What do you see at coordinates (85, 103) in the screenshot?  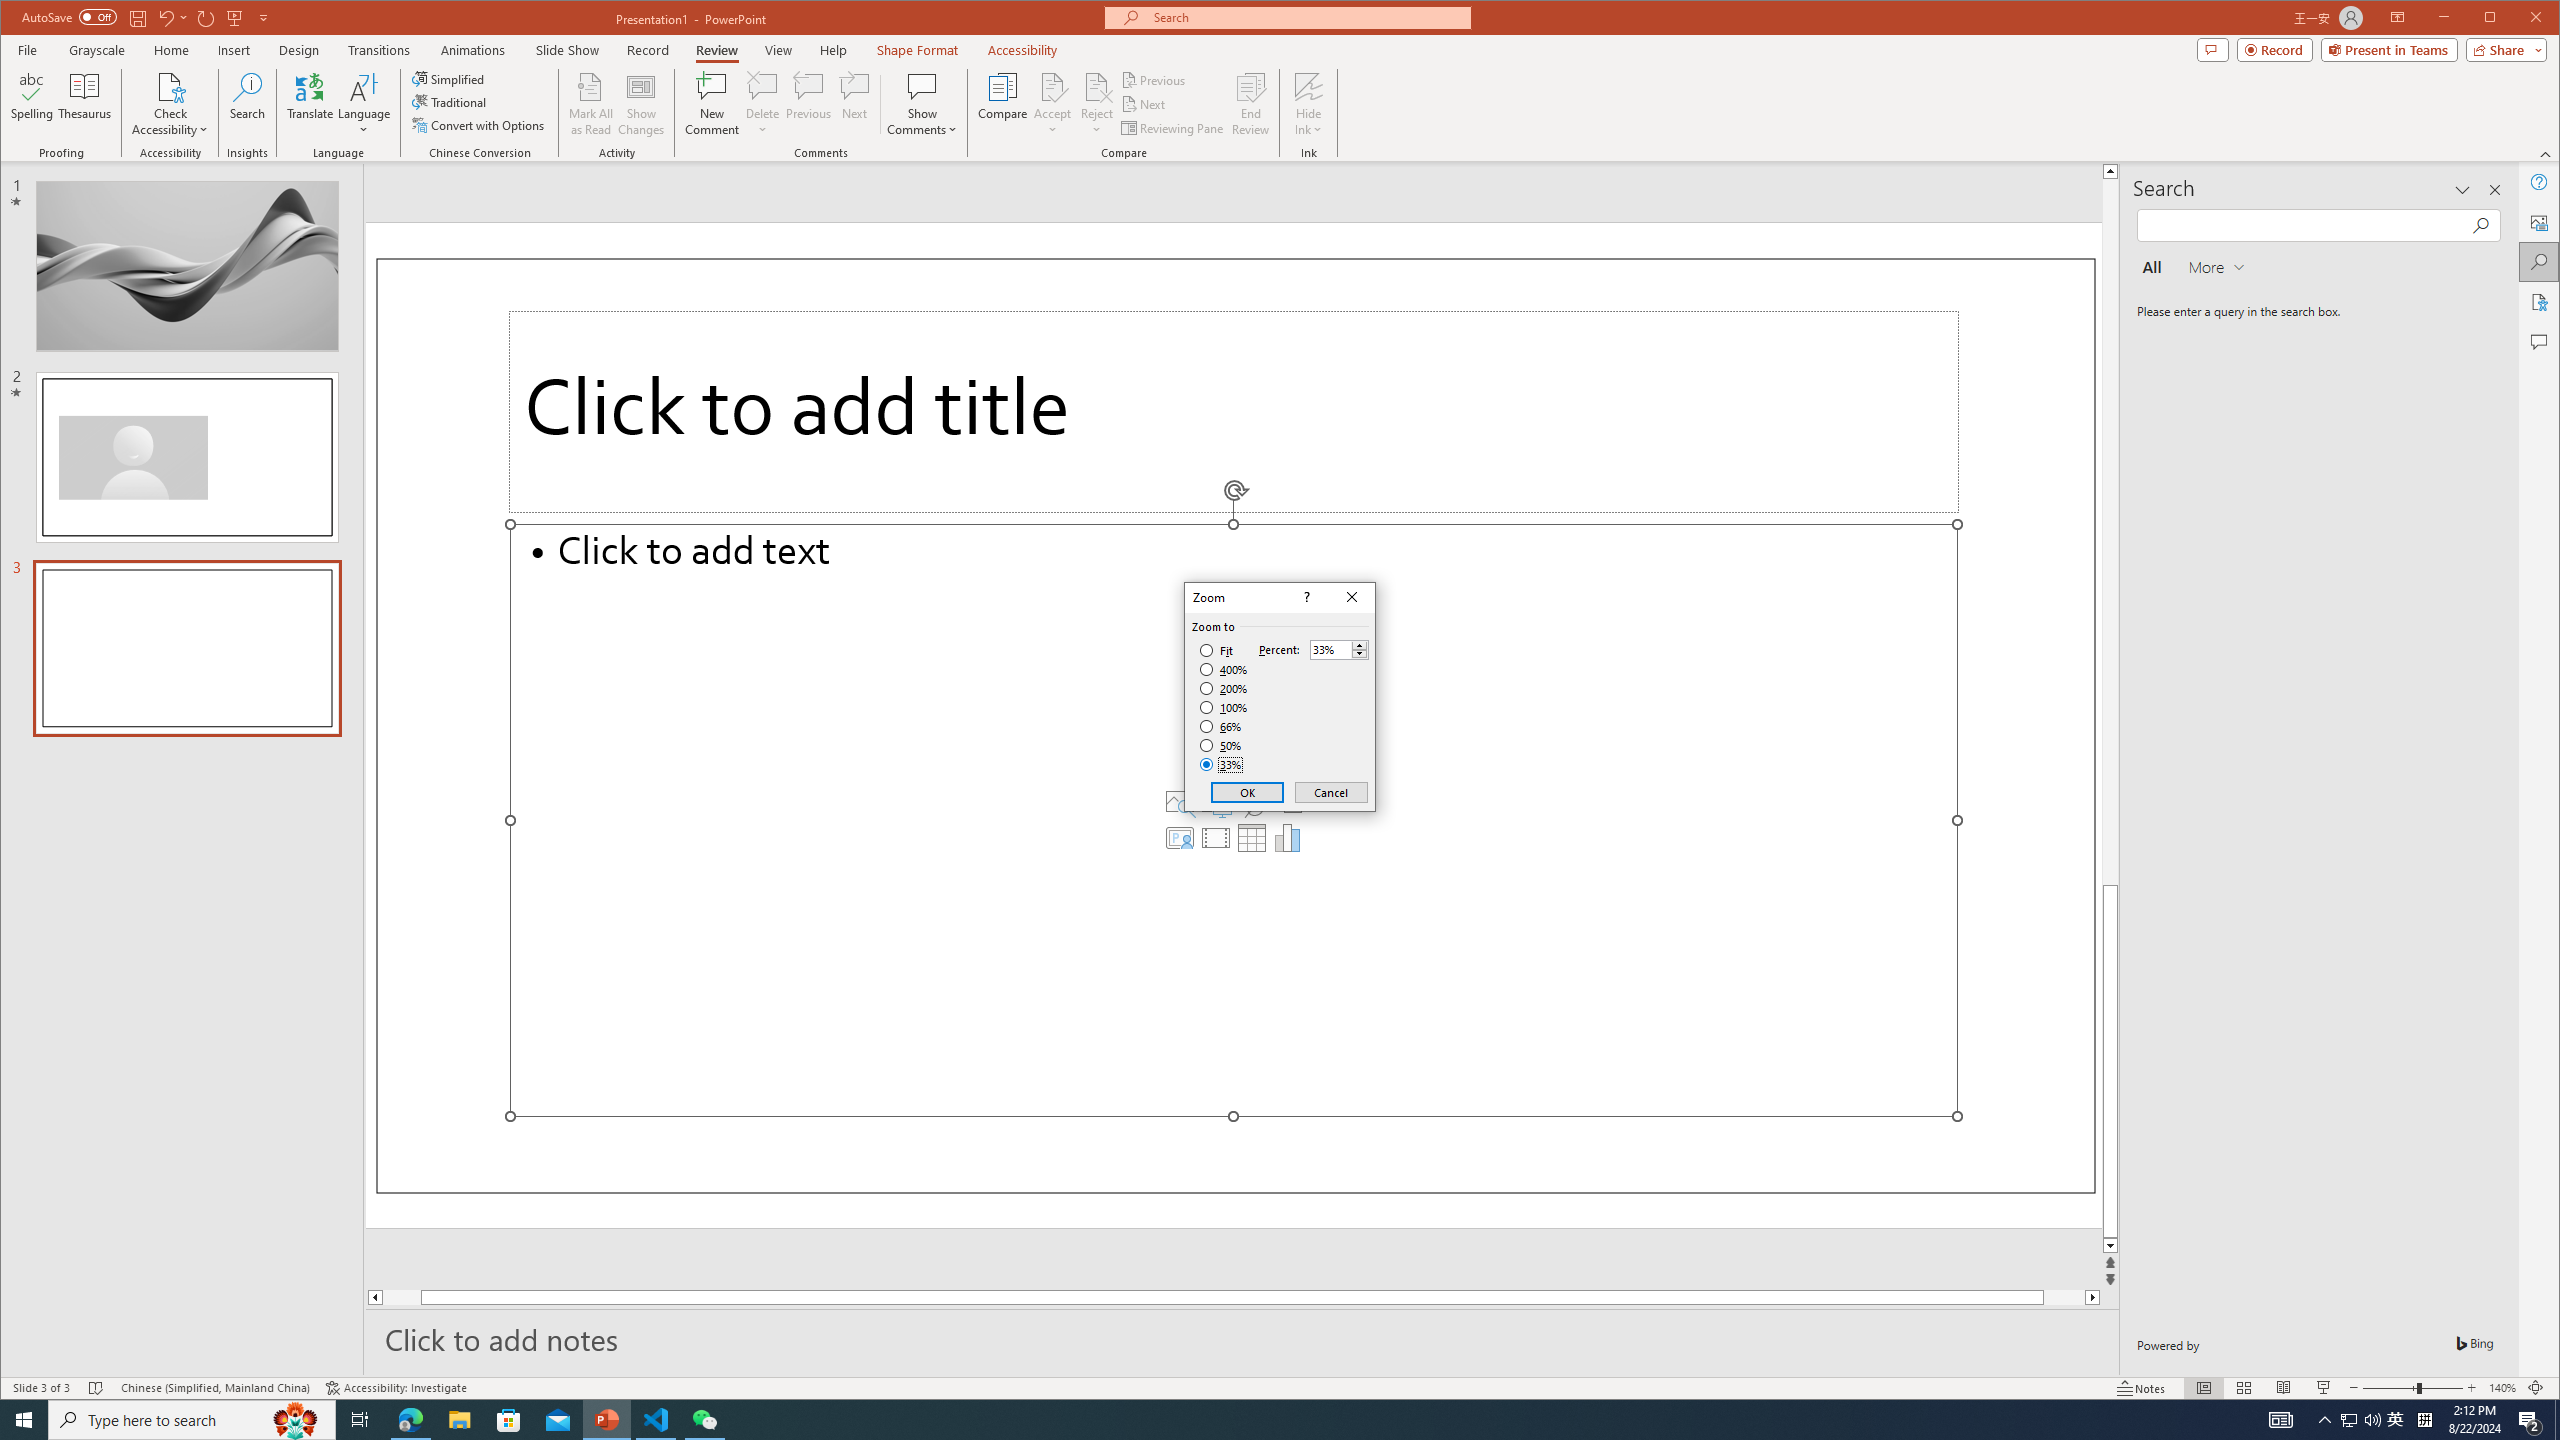 I see `'Thesaurus...'` at bounding box center [85, 103].